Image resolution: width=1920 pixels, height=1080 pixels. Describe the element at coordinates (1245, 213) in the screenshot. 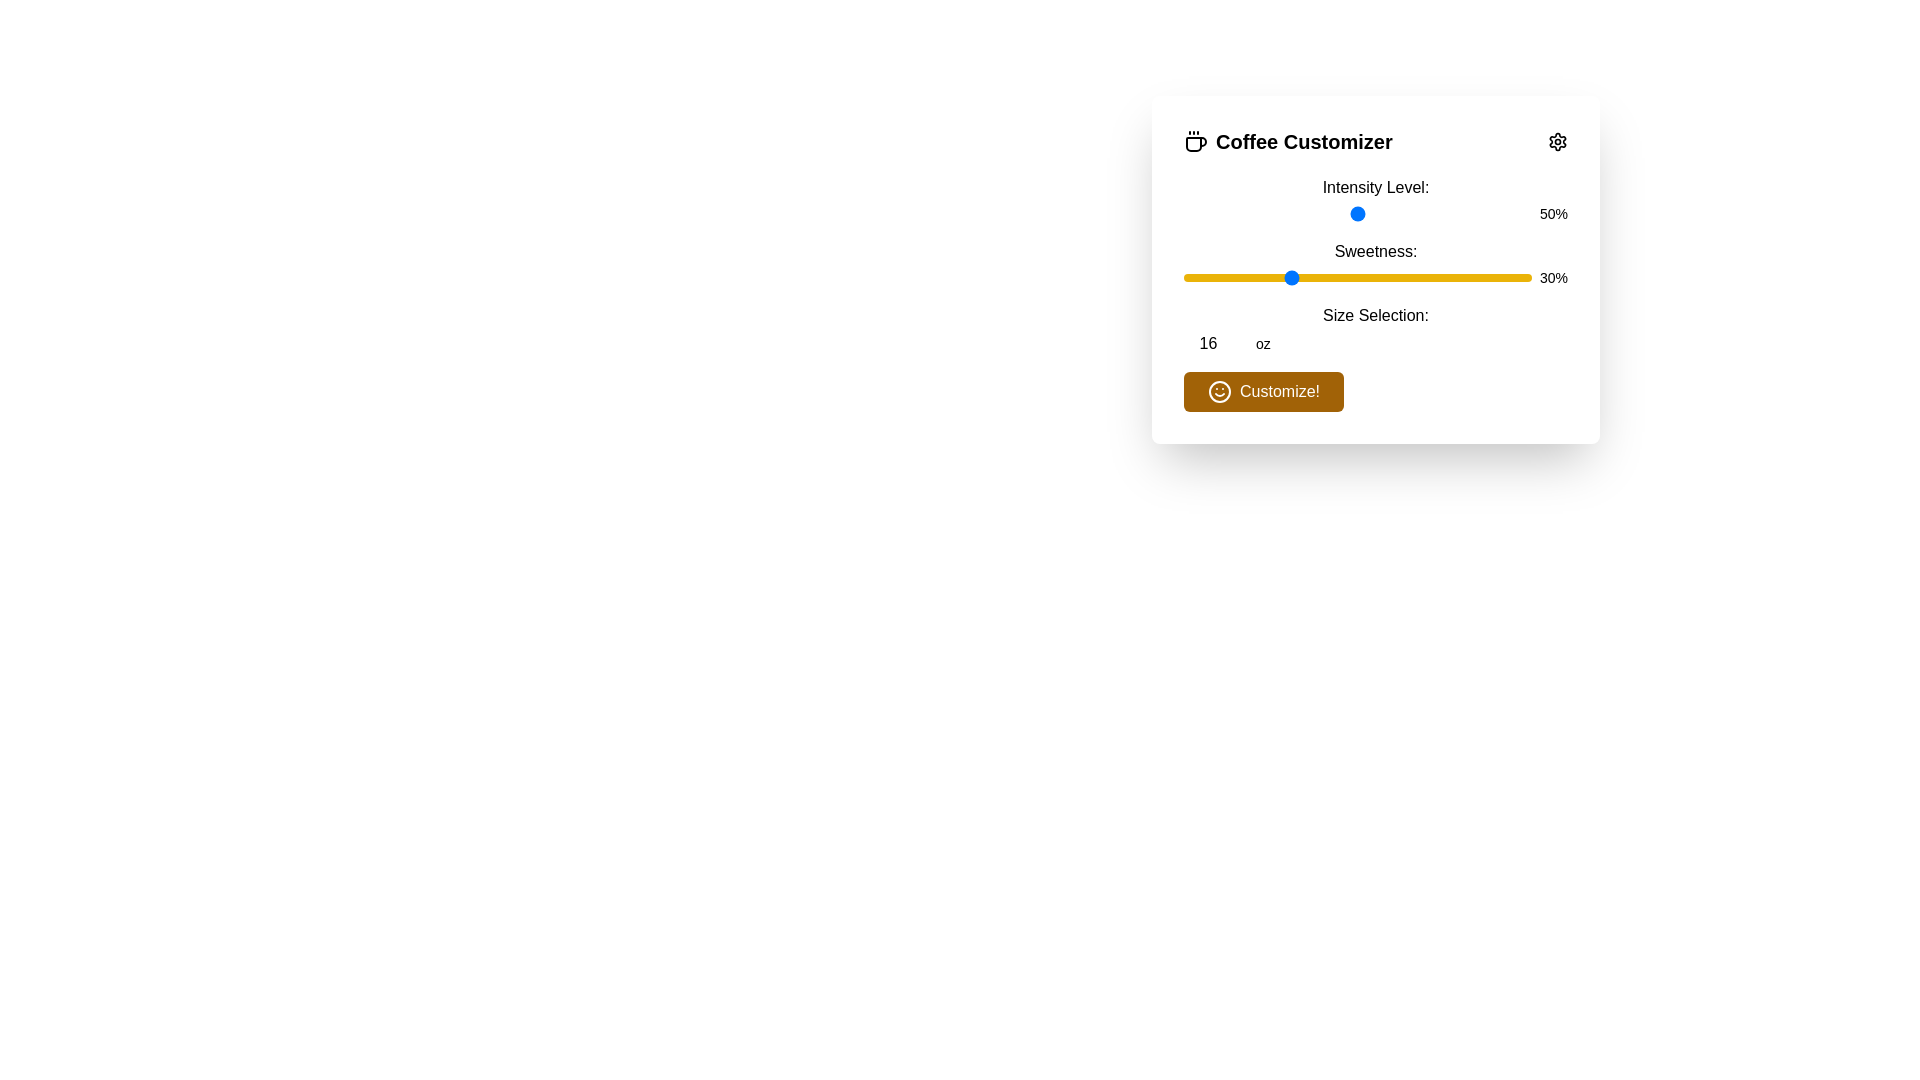

I see `the intensity level slider to 18%` at that location.